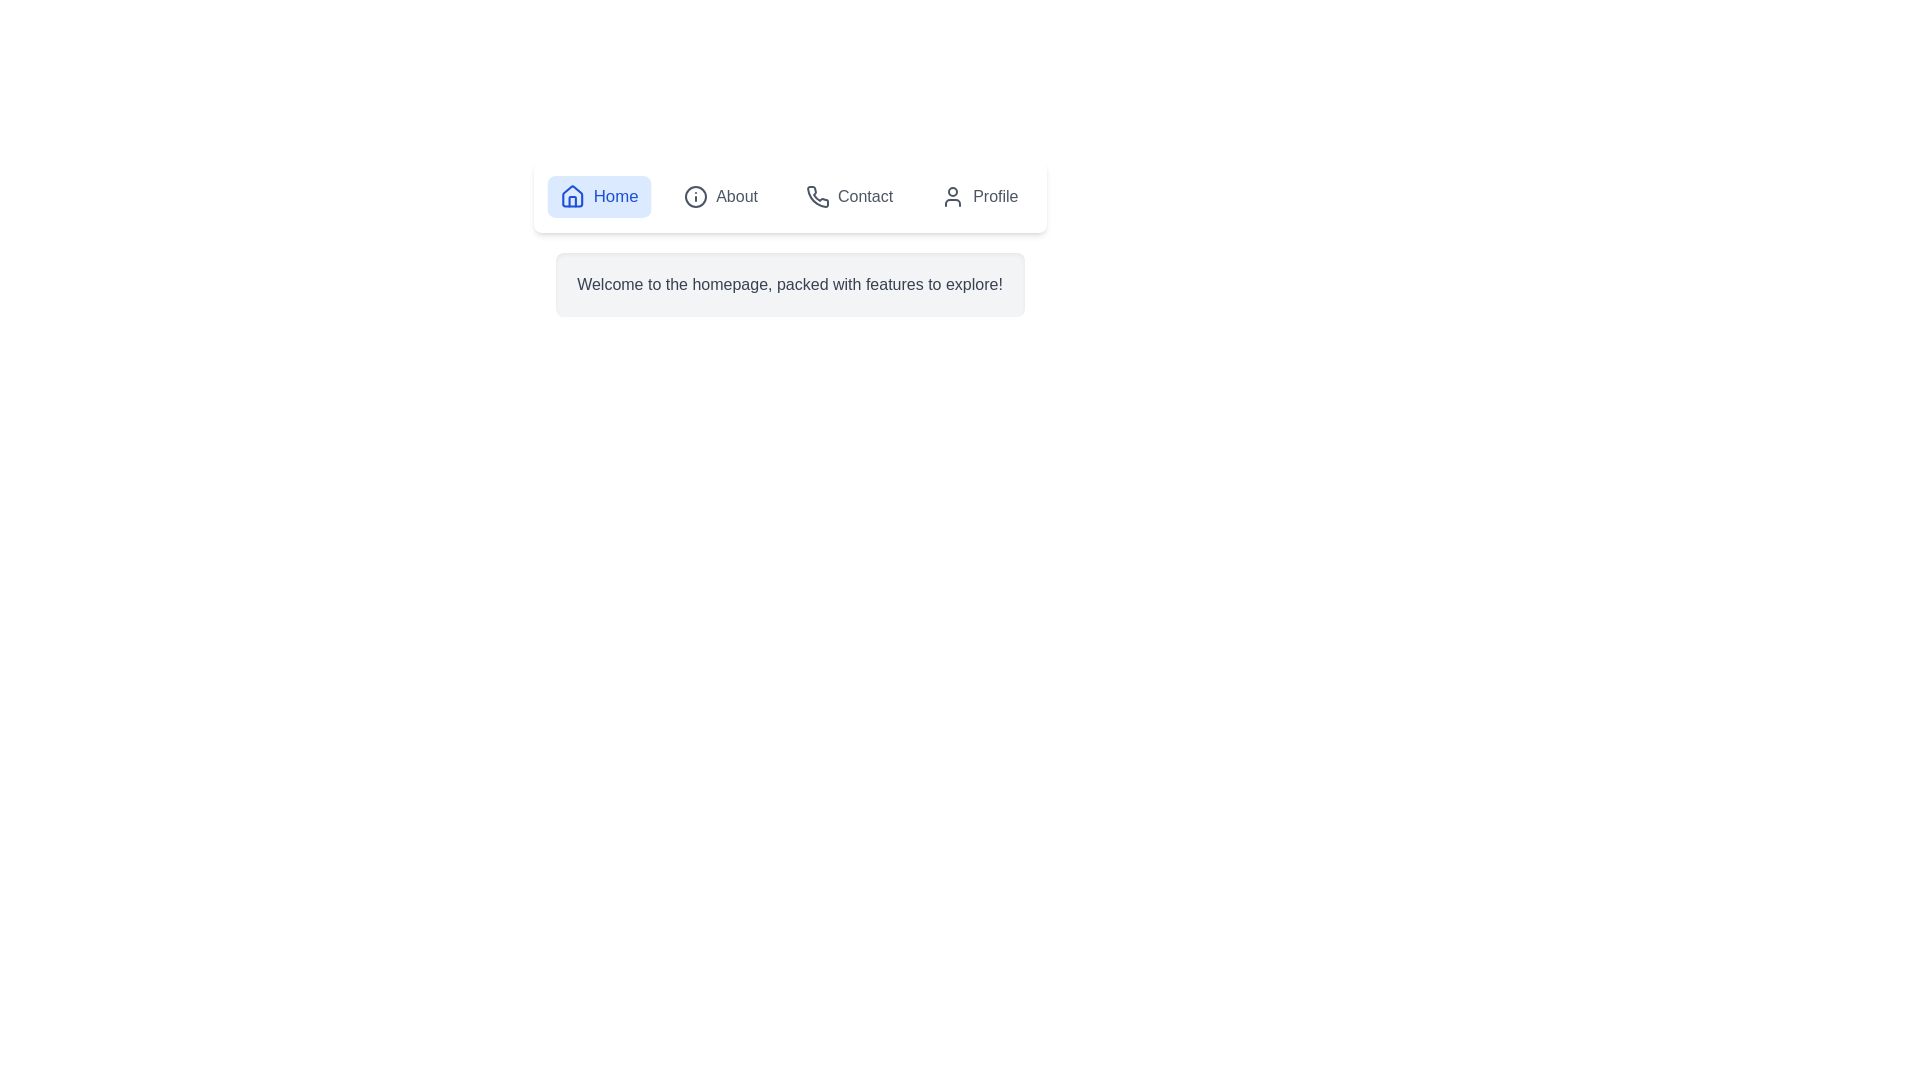 The height and width of the screenshot is (1080, 1920). I want to click on the Profile tab by clicking its button, so click(979, 196).